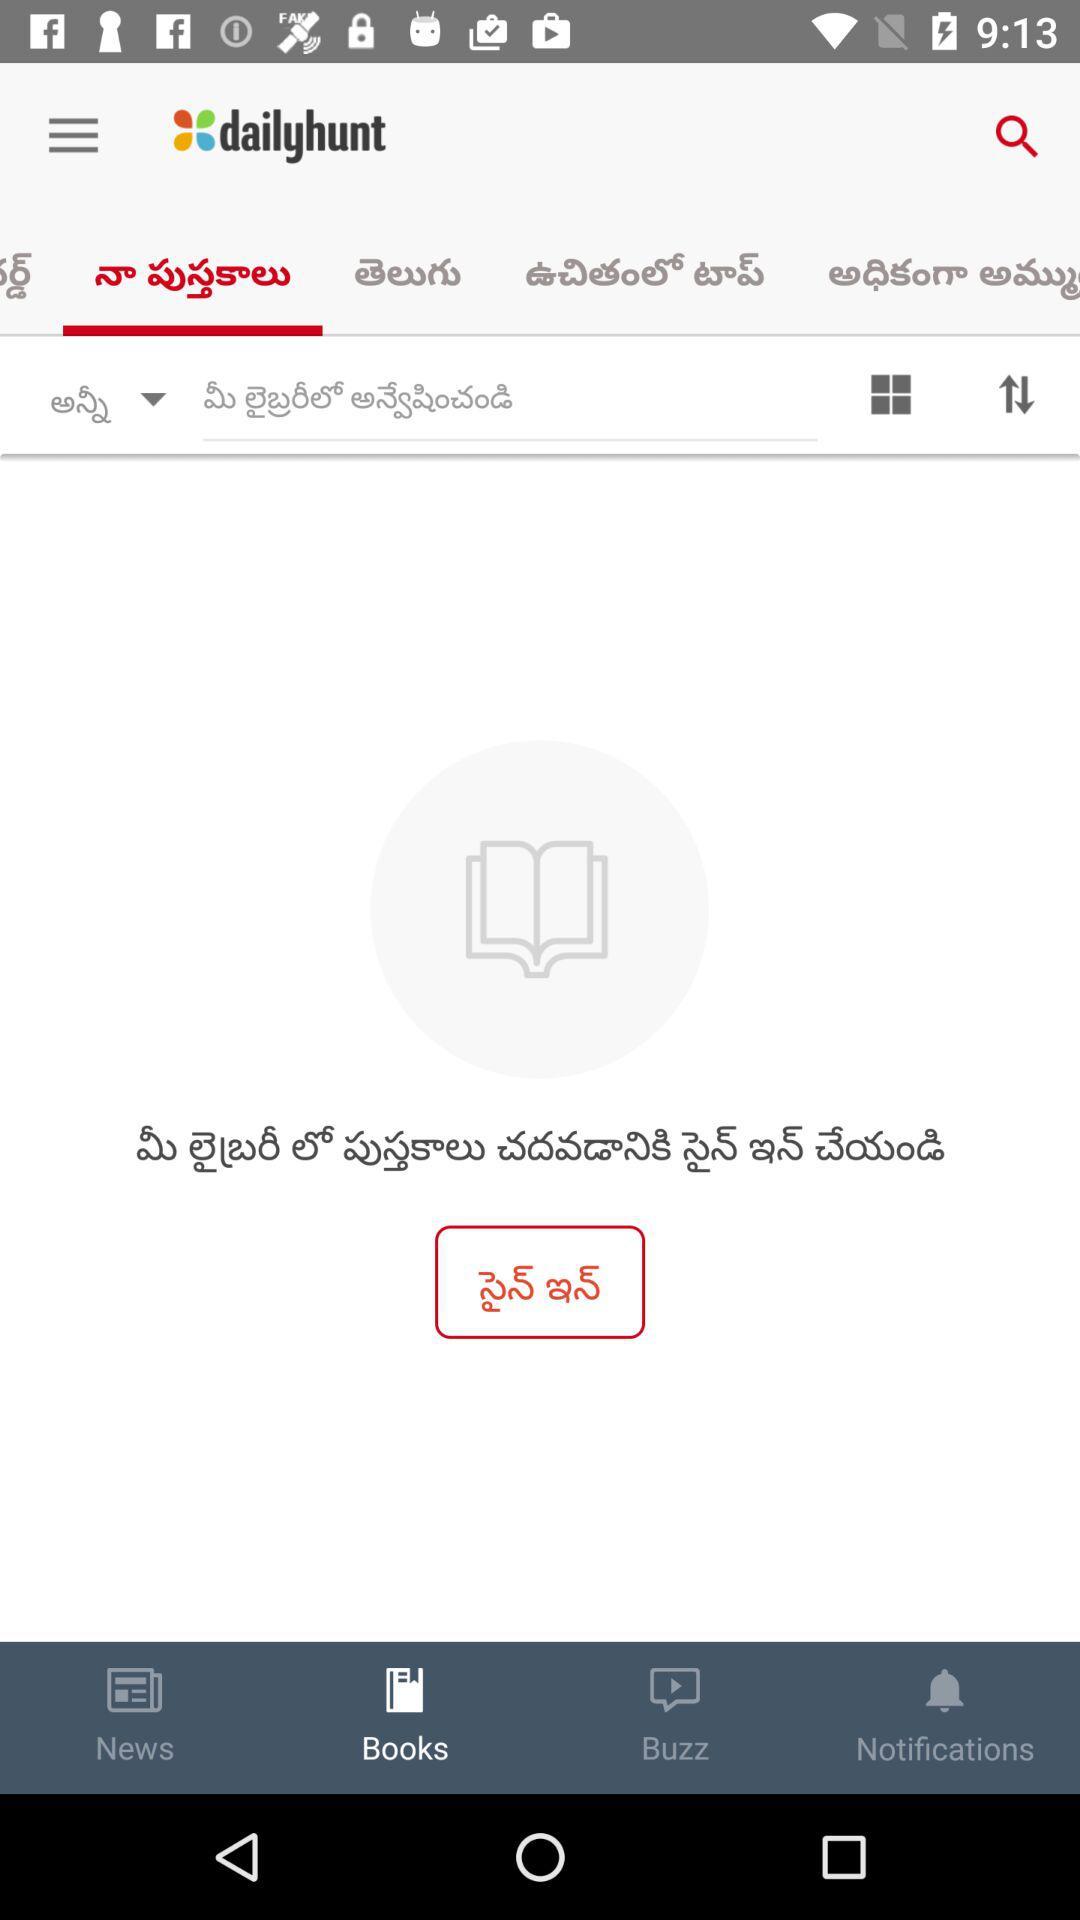  What do you see at coordinates (890, 399) in the screenshot?
I see `more options` at bounding box center [890, 399].